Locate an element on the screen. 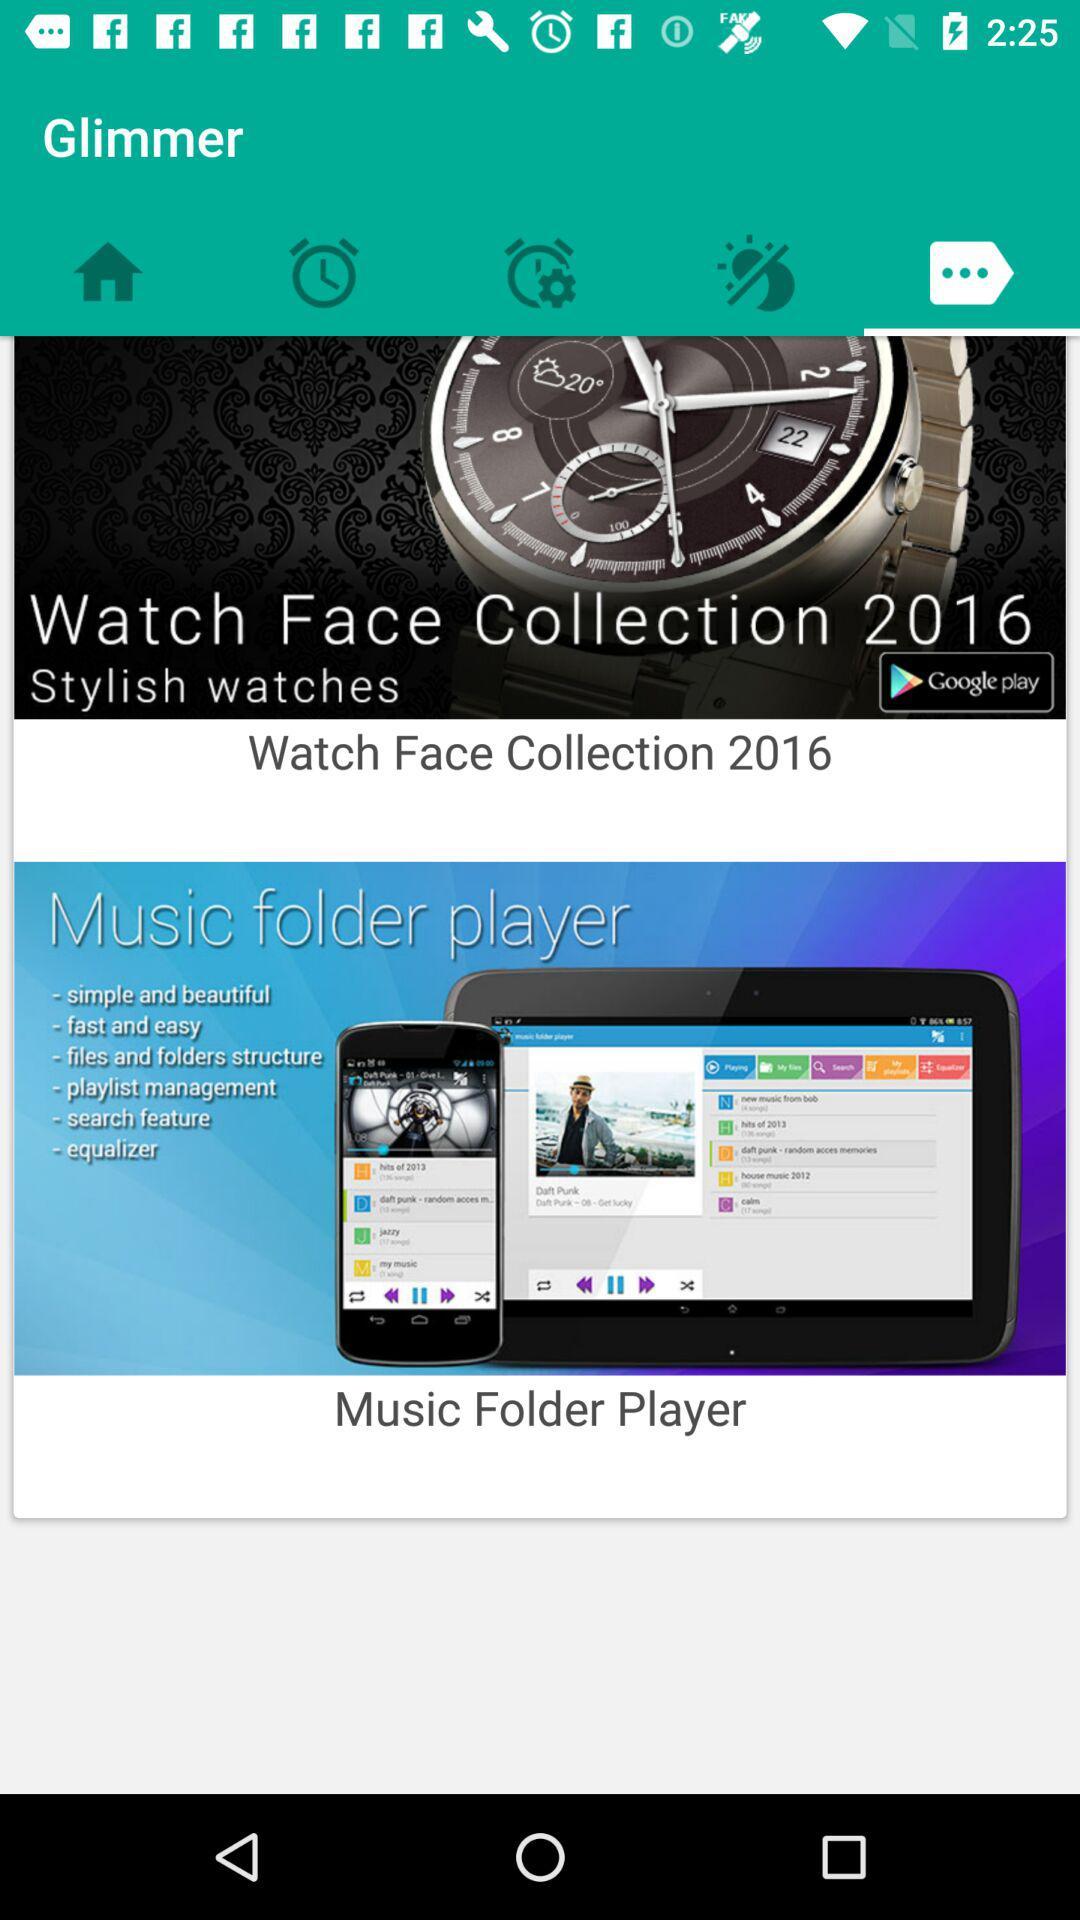 The height and width of the screenshot is (1920, 1080). follow the banner is located at coordinates (540, 527).